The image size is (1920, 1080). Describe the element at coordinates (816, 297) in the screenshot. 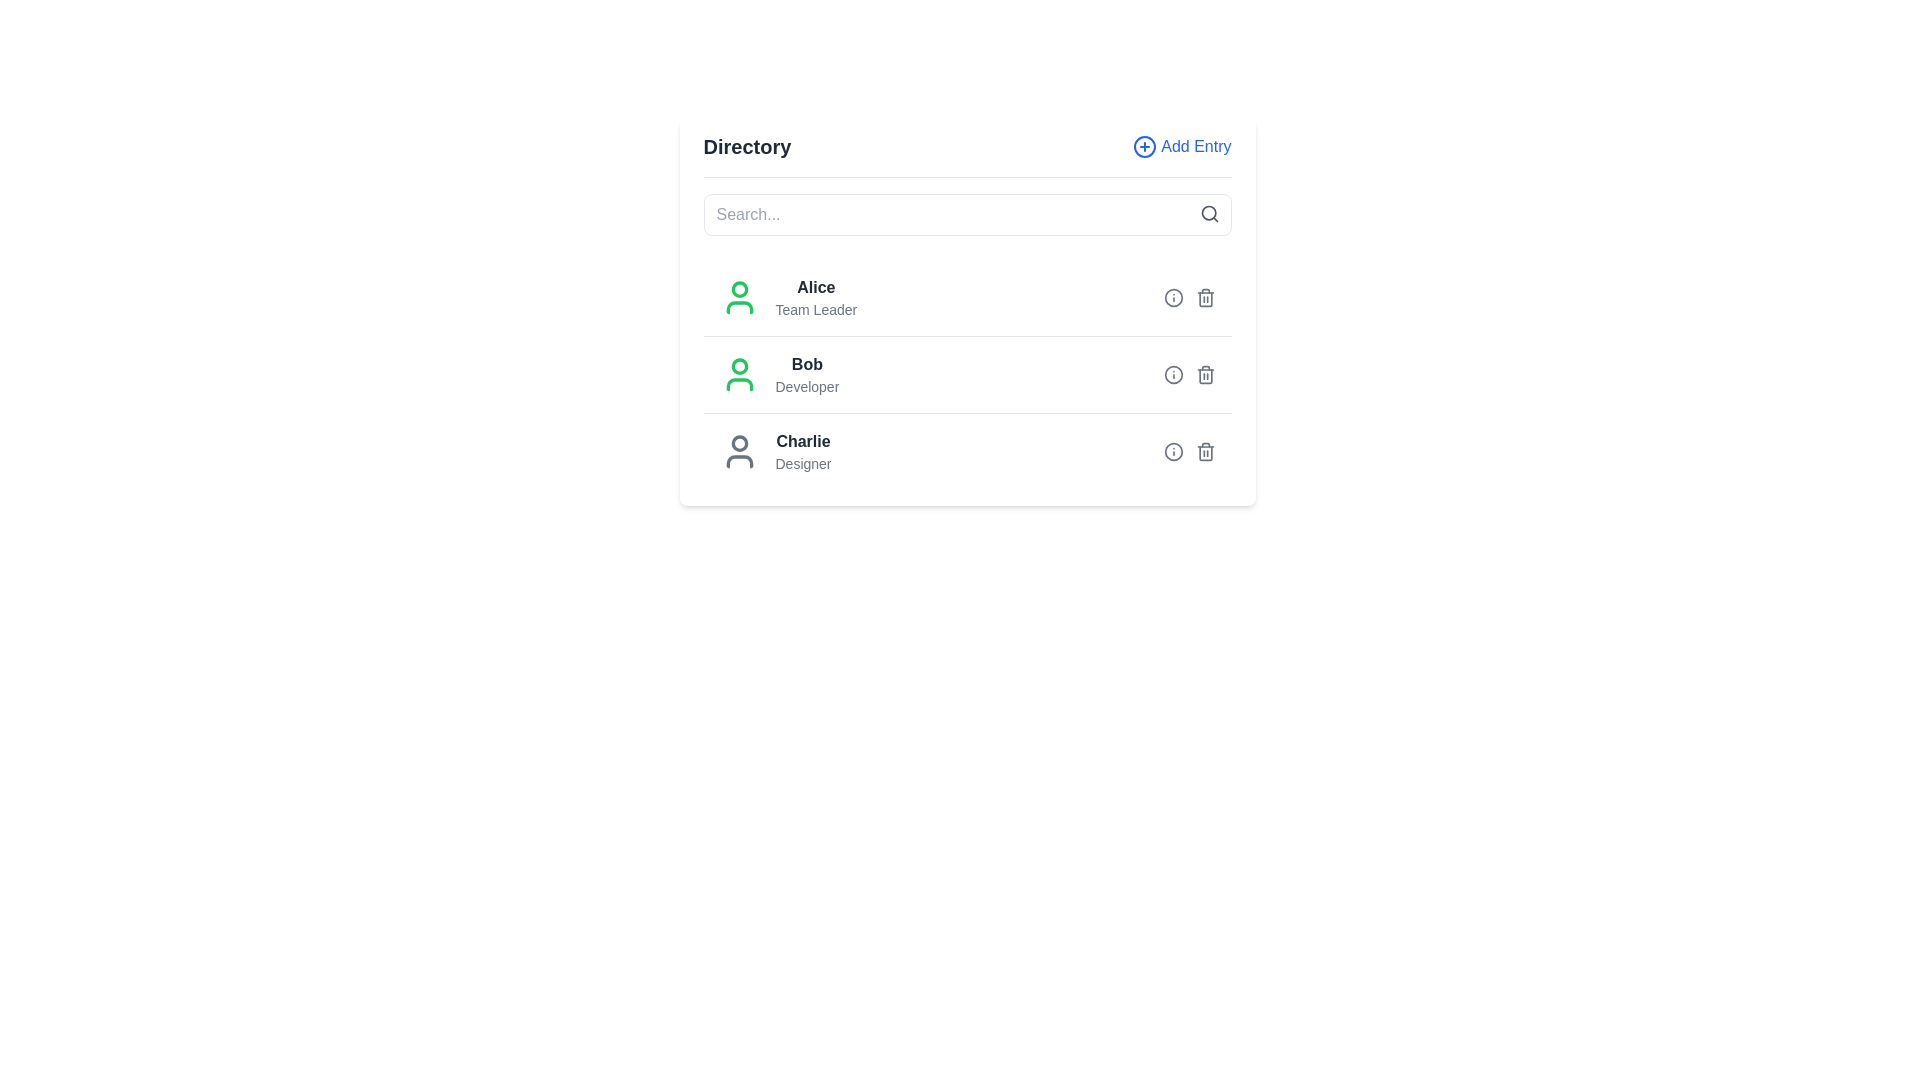

I see `the Text Display Block that shows 'Alice' and 'Team Leader' in the directory list` at that location.